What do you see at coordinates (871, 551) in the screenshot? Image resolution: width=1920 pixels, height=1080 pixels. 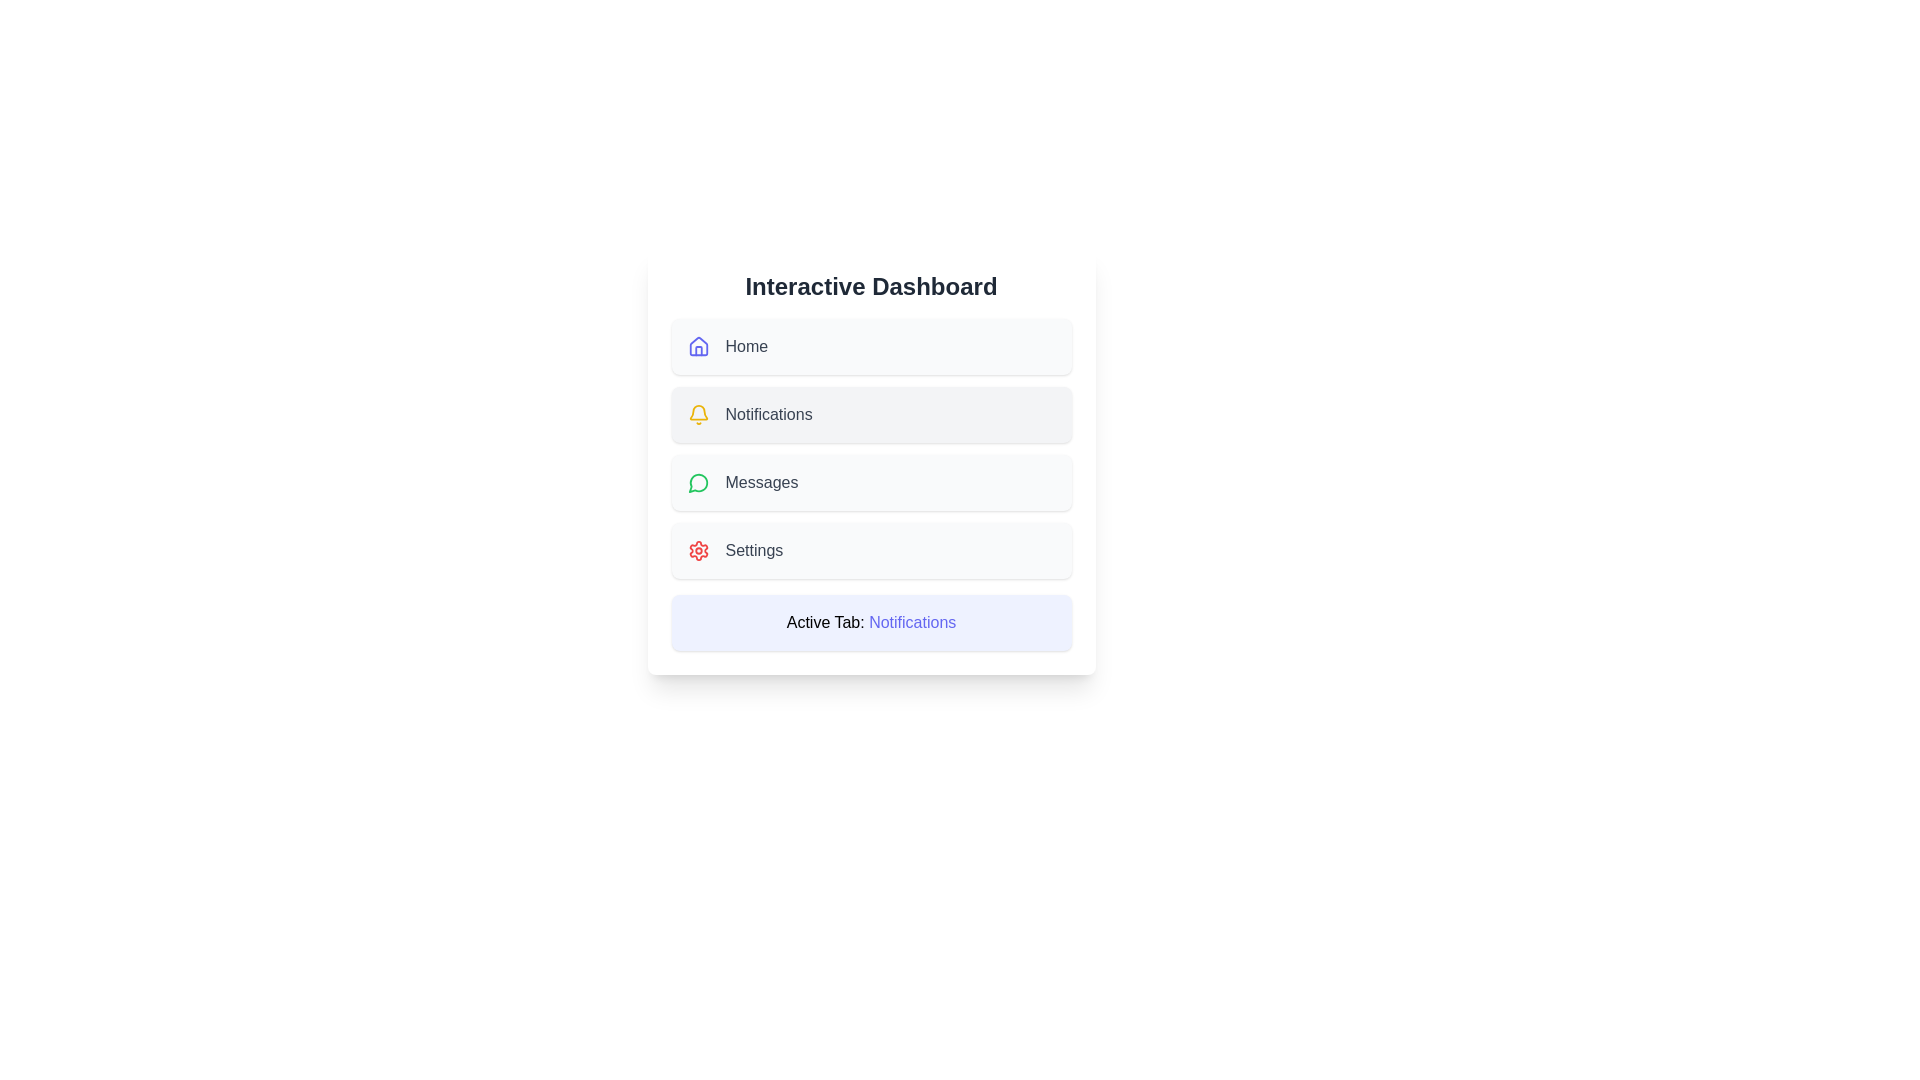 I see `the menu button labeled Settings` at bounding box center [871, 551].